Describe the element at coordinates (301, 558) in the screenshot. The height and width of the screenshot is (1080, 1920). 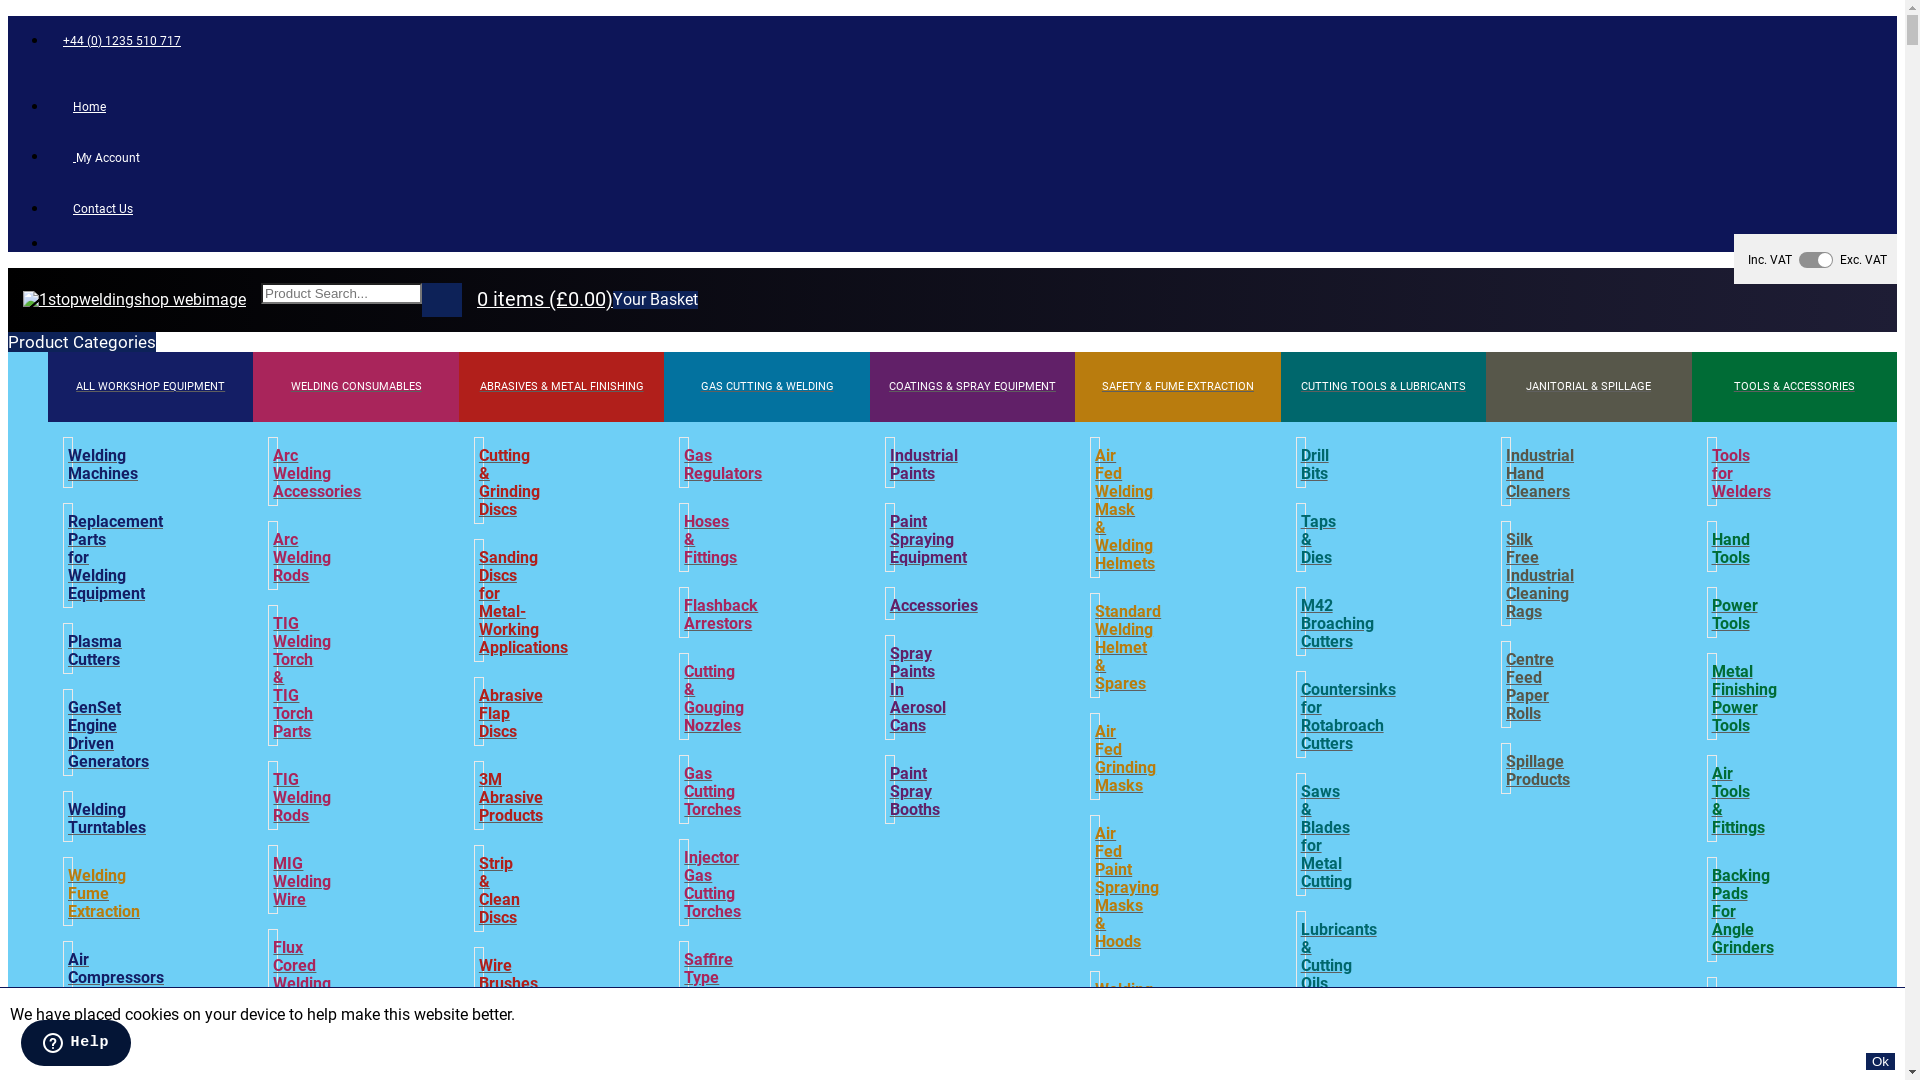
I see `'Arc Welding Rods'` at that location.